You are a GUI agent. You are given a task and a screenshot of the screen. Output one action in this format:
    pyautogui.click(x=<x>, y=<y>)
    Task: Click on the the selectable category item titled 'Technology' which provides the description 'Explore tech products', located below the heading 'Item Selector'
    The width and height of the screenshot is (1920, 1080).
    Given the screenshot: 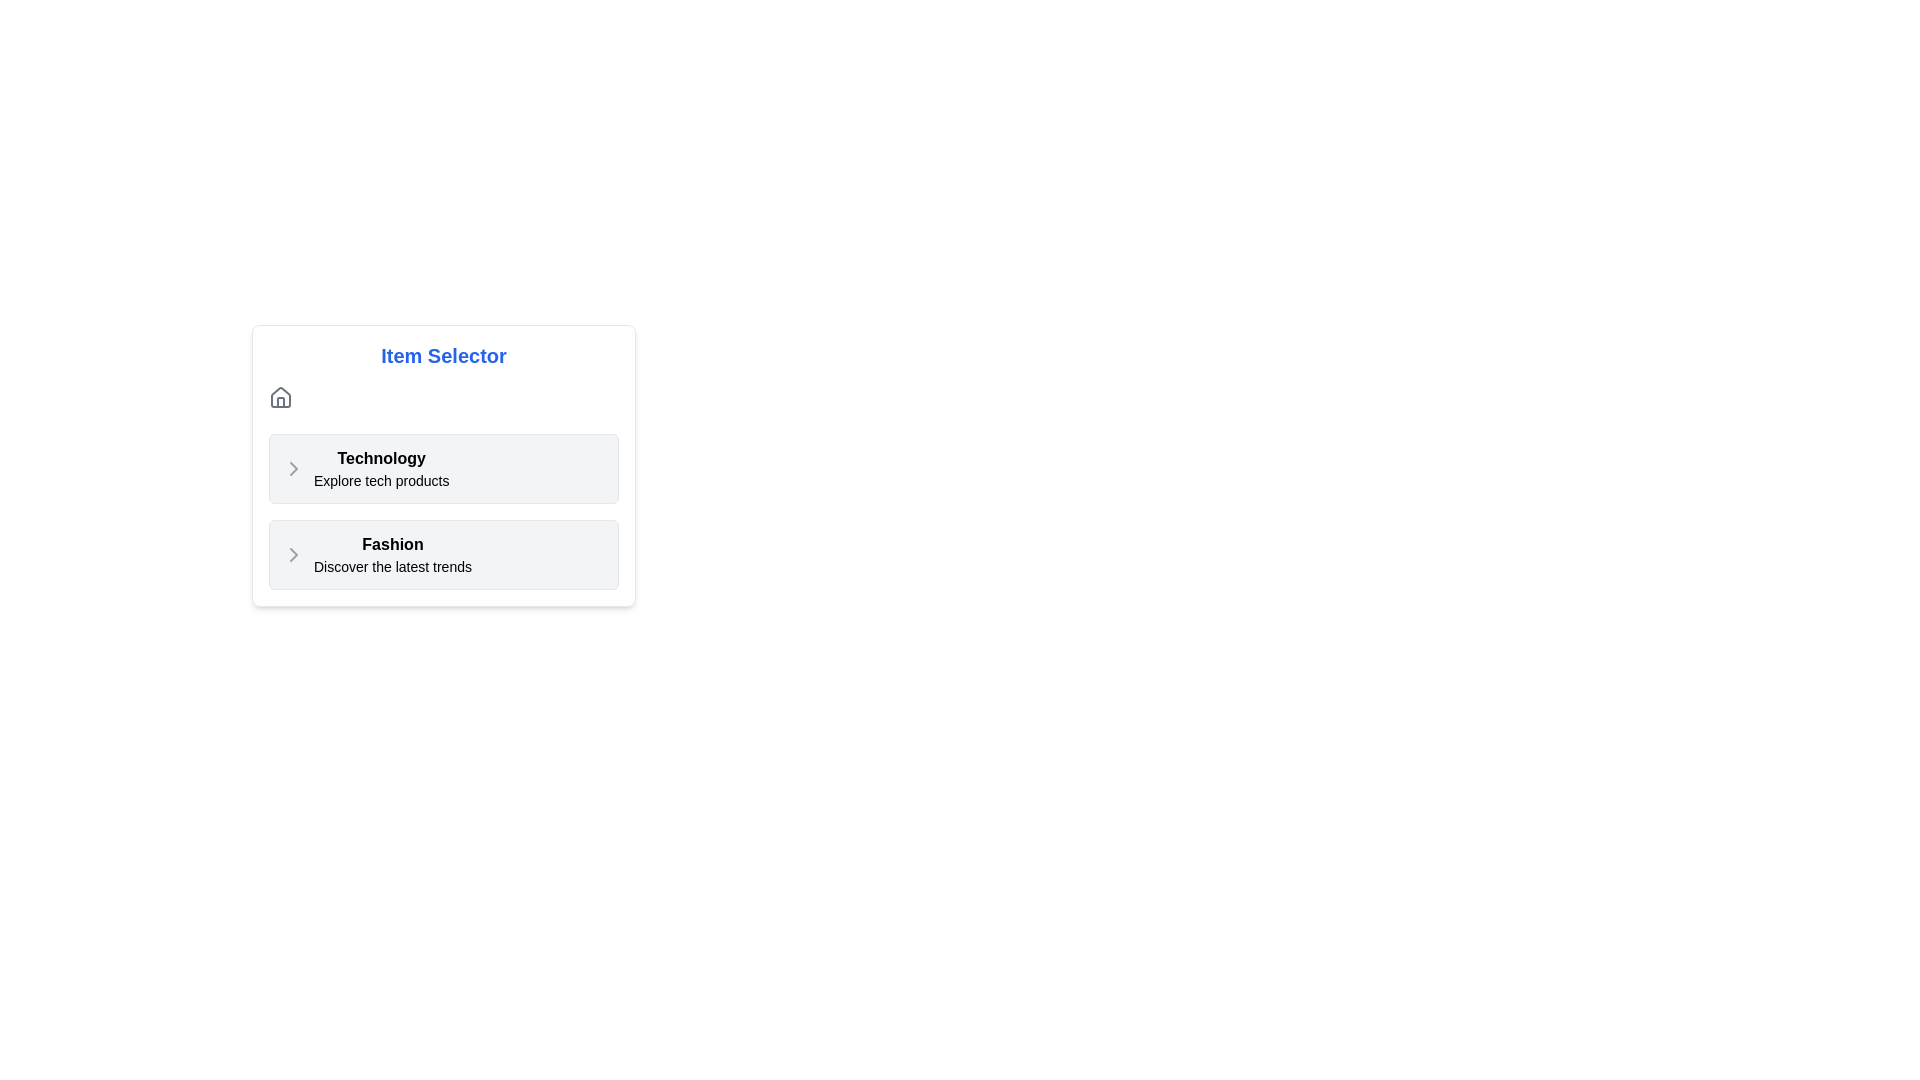 What is the action you would take?
    pyautogui.click(x=381, y=469)
    